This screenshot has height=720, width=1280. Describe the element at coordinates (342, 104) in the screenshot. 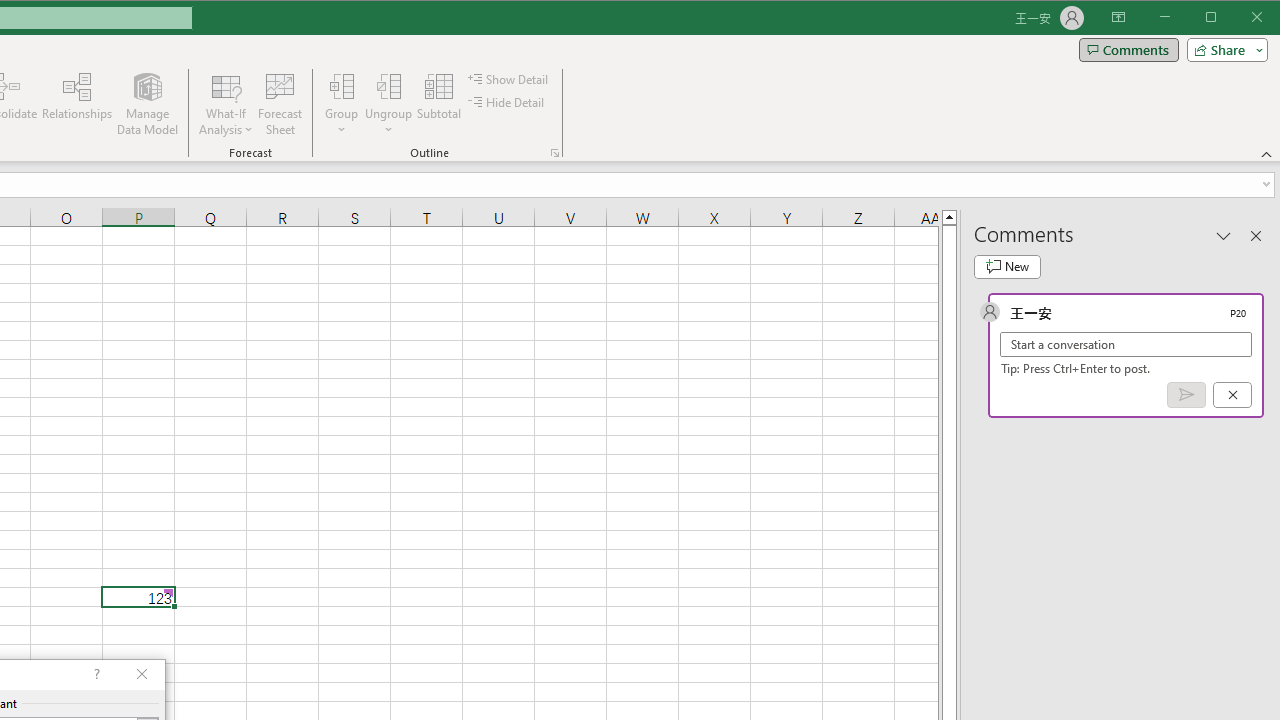

I see `'Group...'` at that location.